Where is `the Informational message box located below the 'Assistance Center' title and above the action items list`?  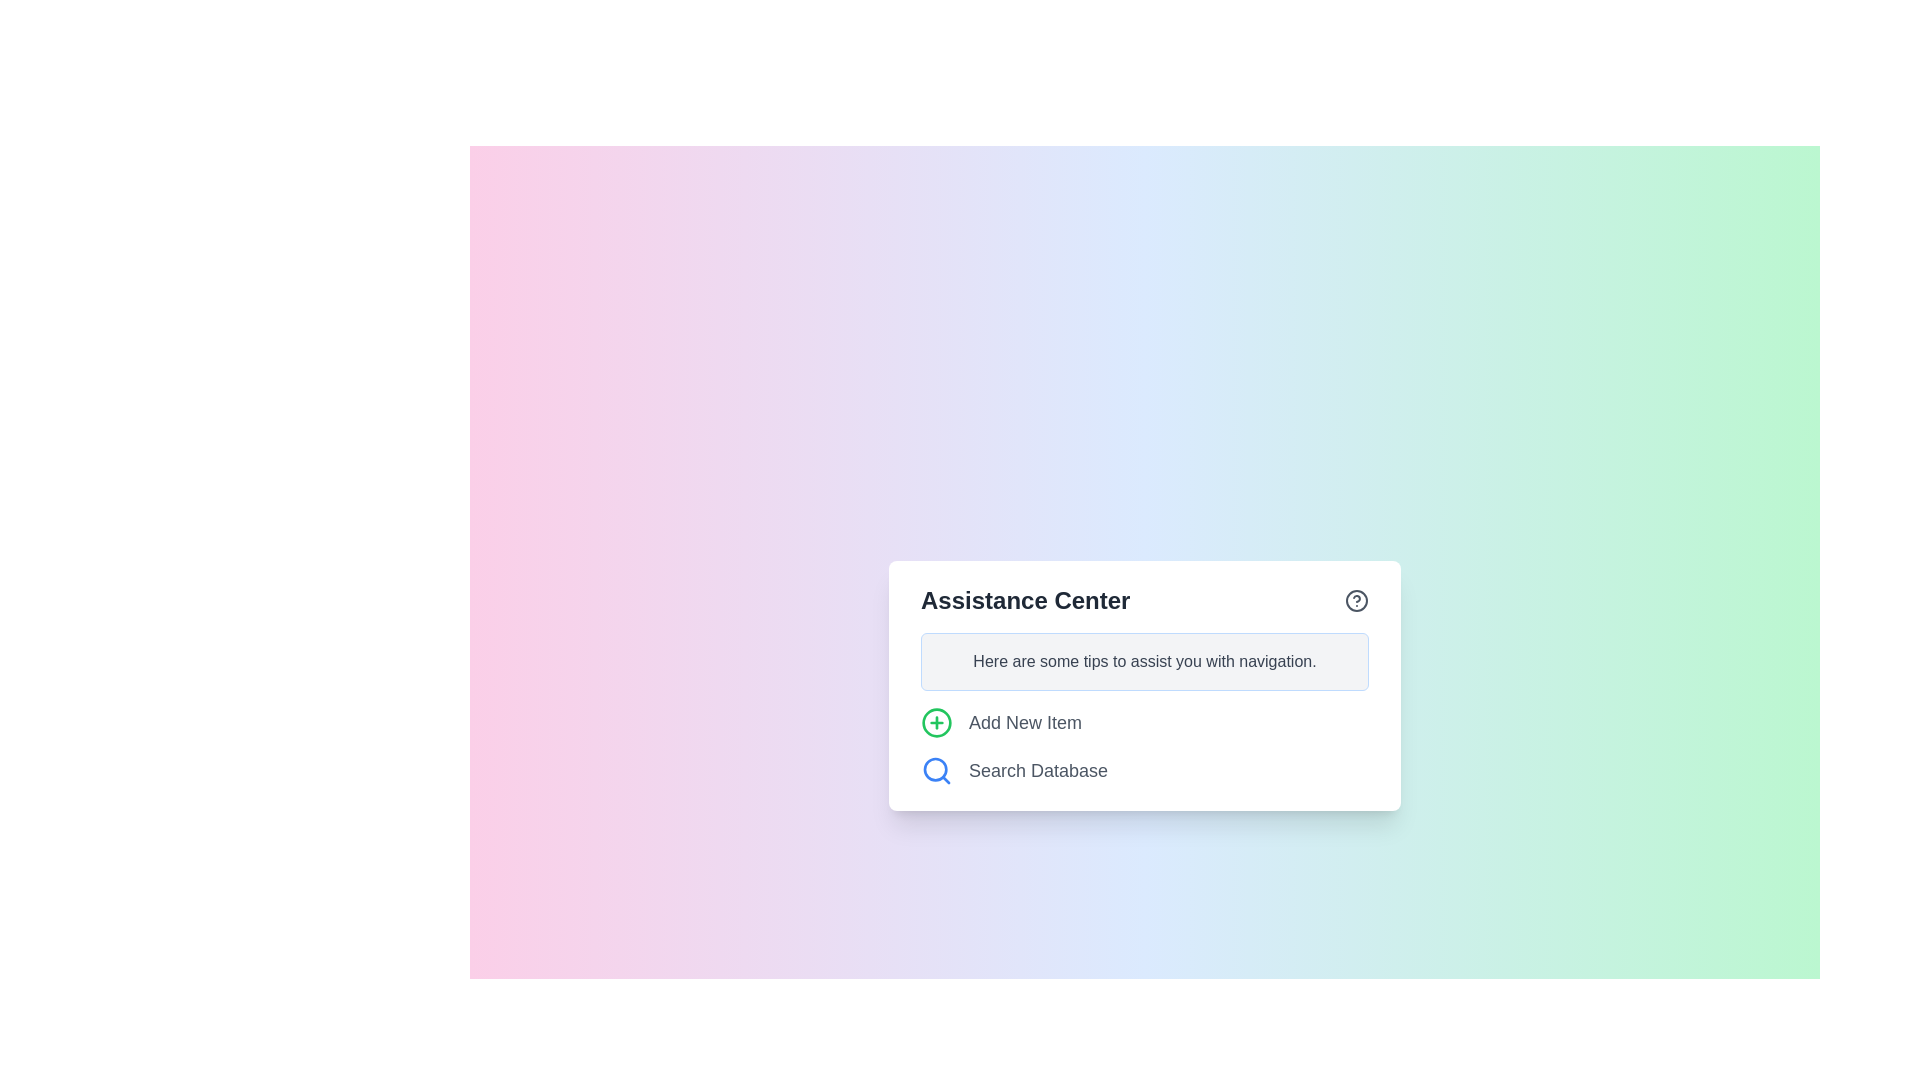
the Informational message box located below the 'Assistance Center' title and above the action items list is located at coordinates (1145, 662).